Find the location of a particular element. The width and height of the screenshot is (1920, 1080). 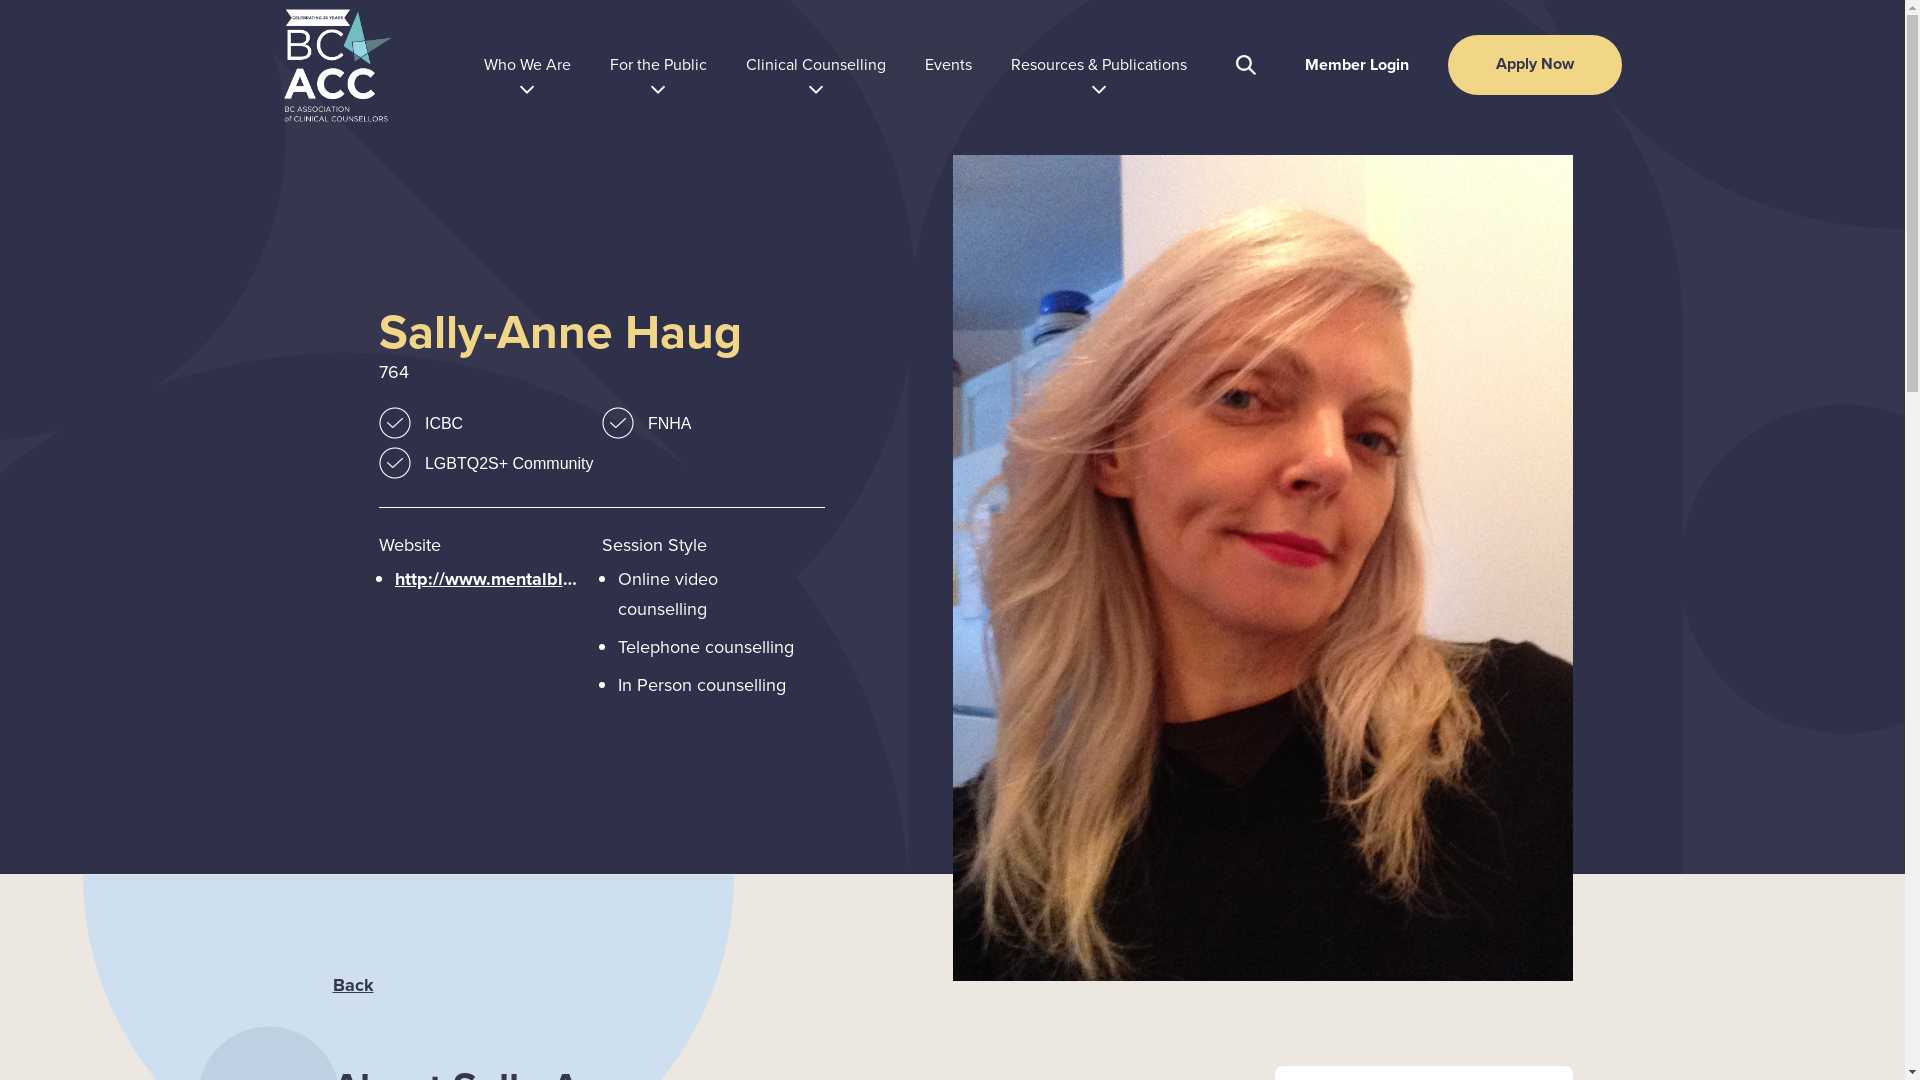

'Clinical Counselling' is located at coordinates (744, 64).